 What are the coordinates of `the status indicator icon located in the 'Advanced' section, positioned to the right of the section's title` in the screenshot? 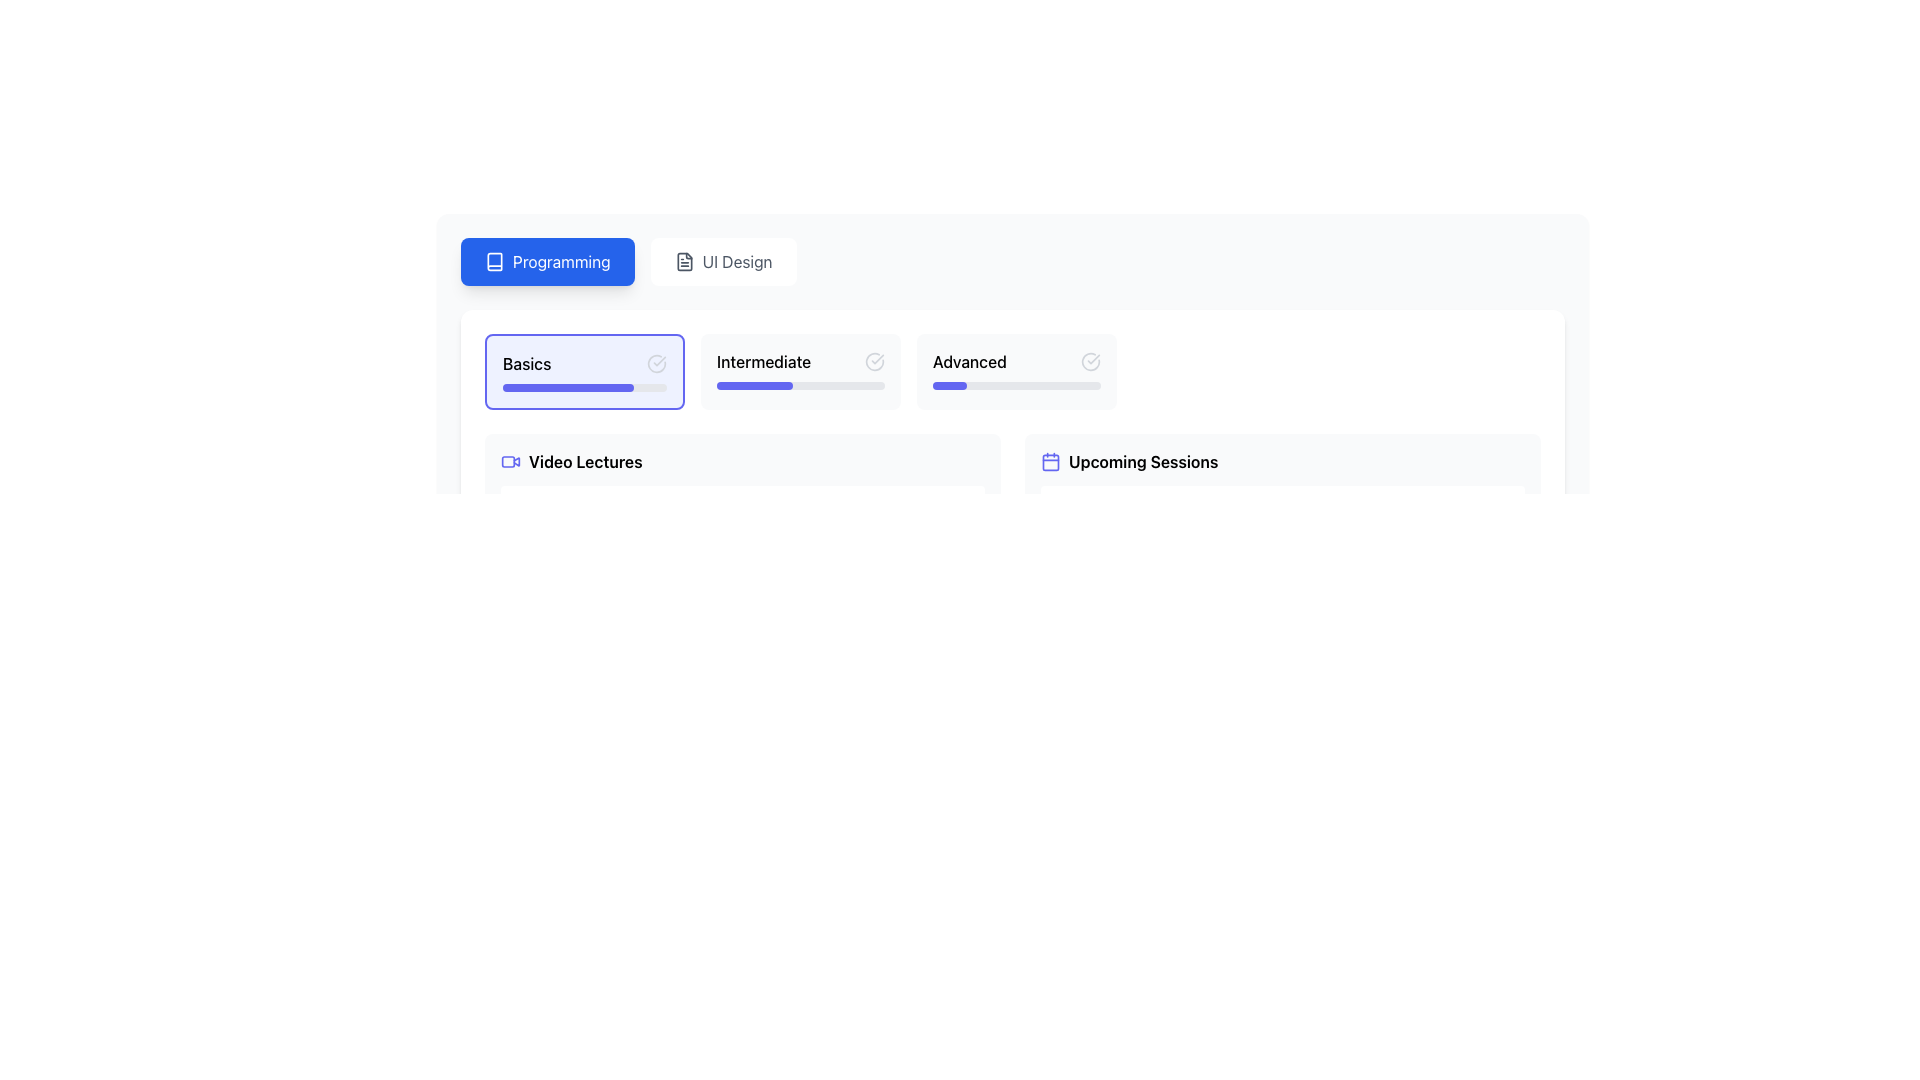 It's located at (1089, 362).